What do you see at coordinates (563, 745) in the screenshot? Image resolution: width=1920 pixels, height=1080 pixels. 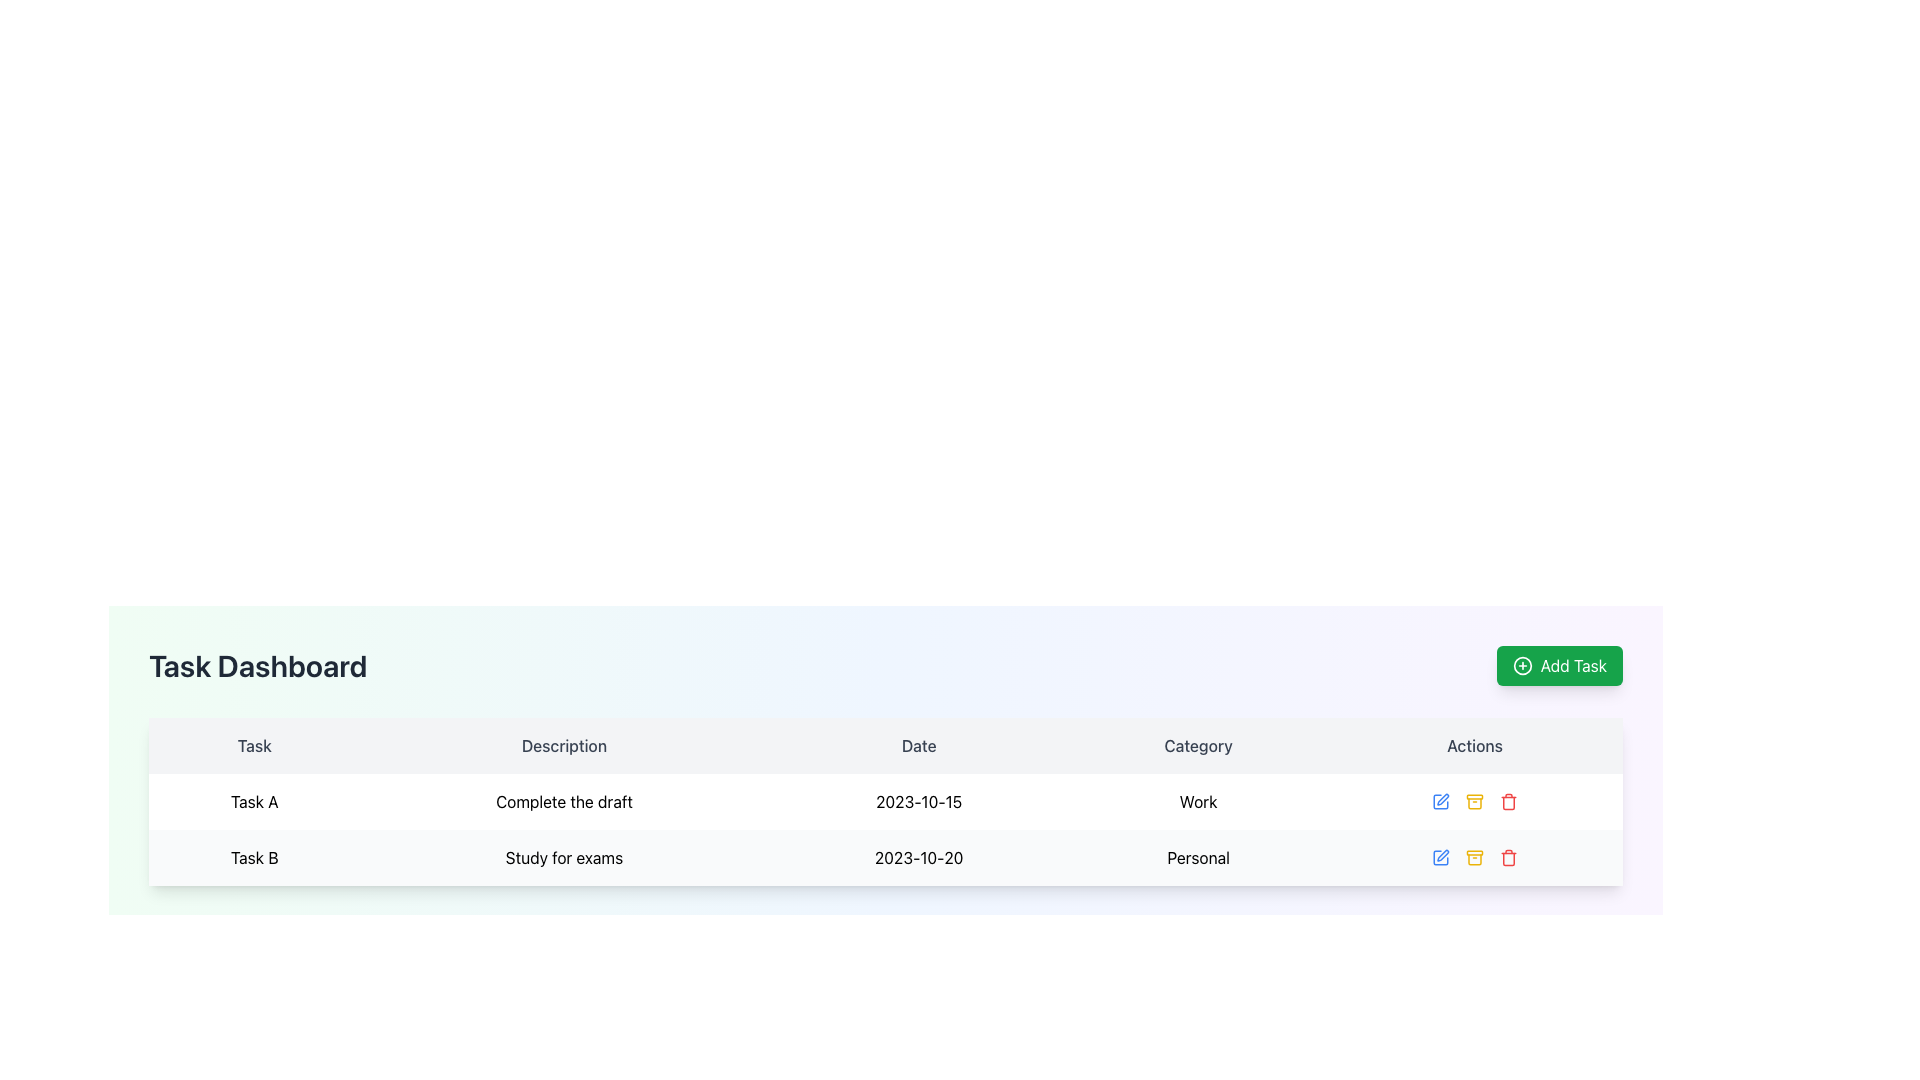 I see `the 'Description' text display element which is the second column header in the table layout, positioned between 'Task' and 'Date'` at bounding box center [563, 745].